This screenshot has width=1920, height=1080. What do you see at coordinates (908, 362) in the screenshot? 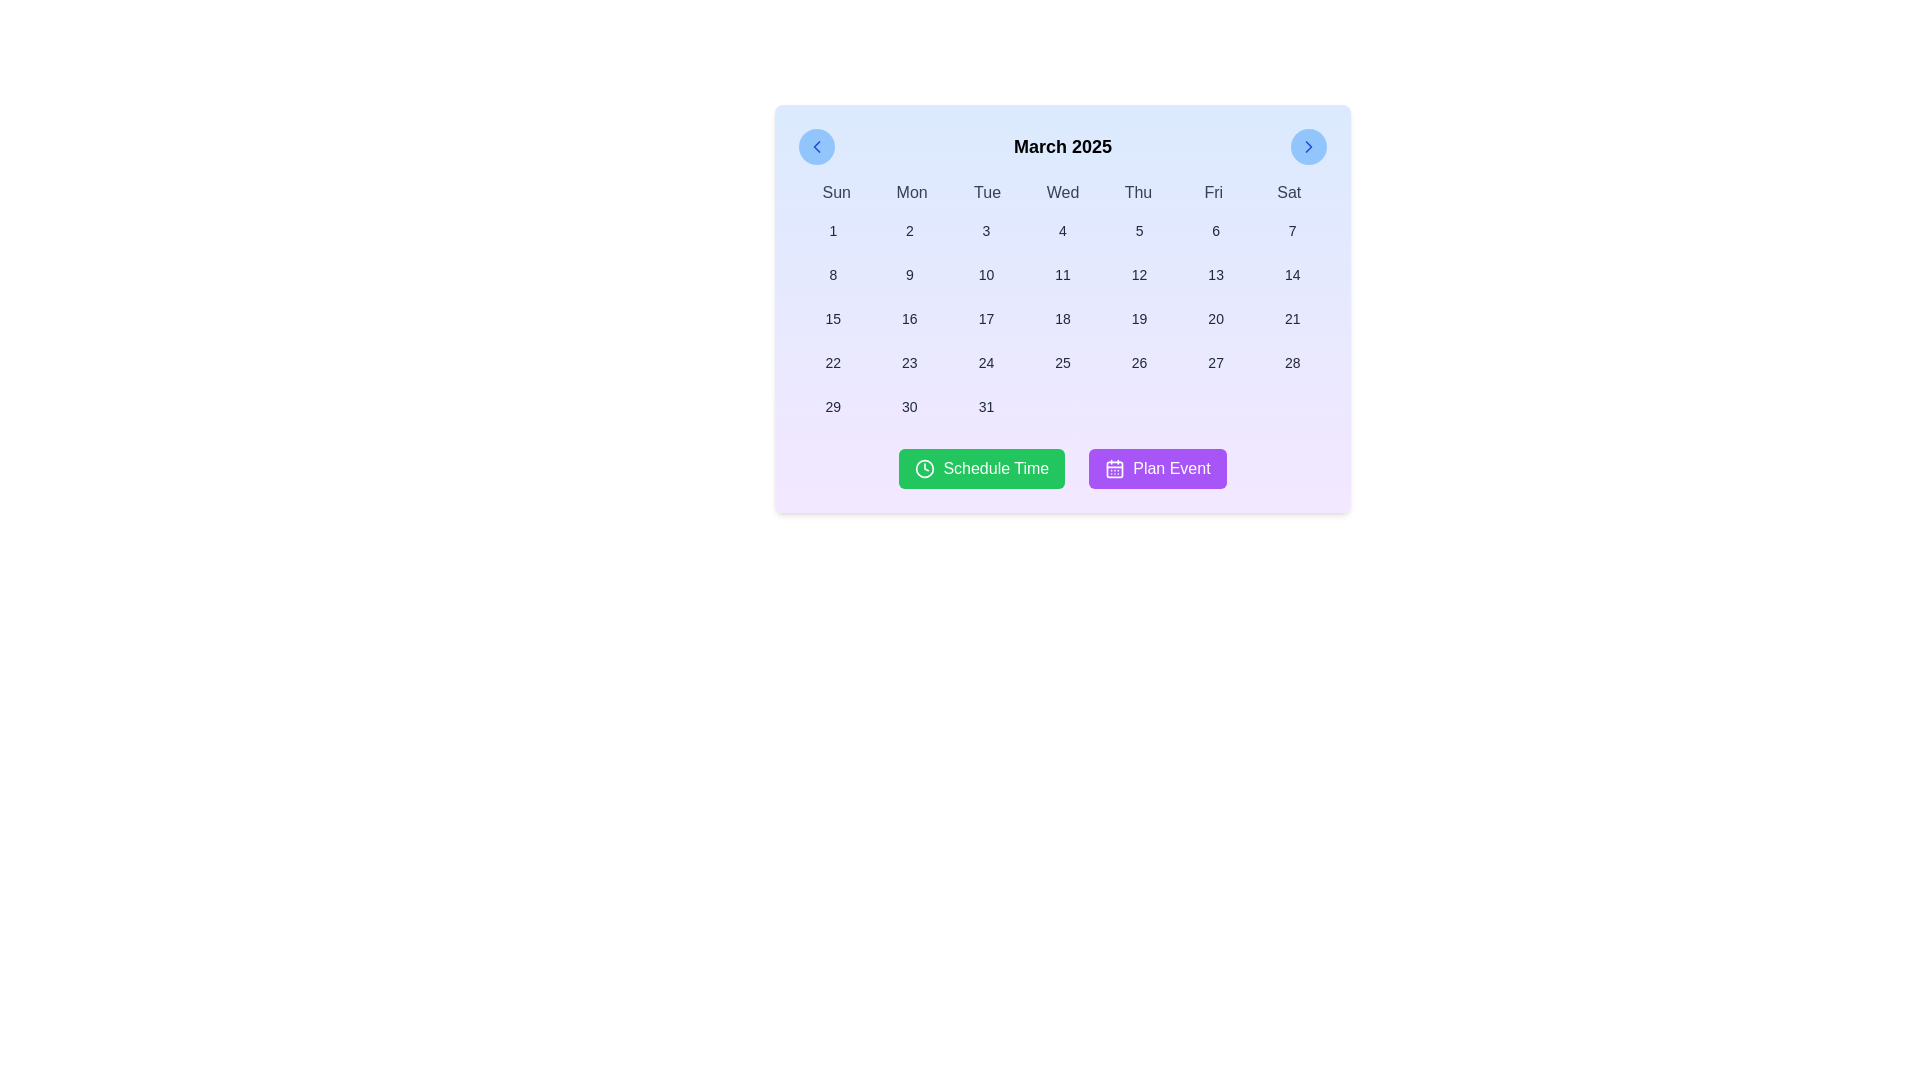
I see `the calendar date button located in the sixth row and third column` at bounding box center [908, 362].